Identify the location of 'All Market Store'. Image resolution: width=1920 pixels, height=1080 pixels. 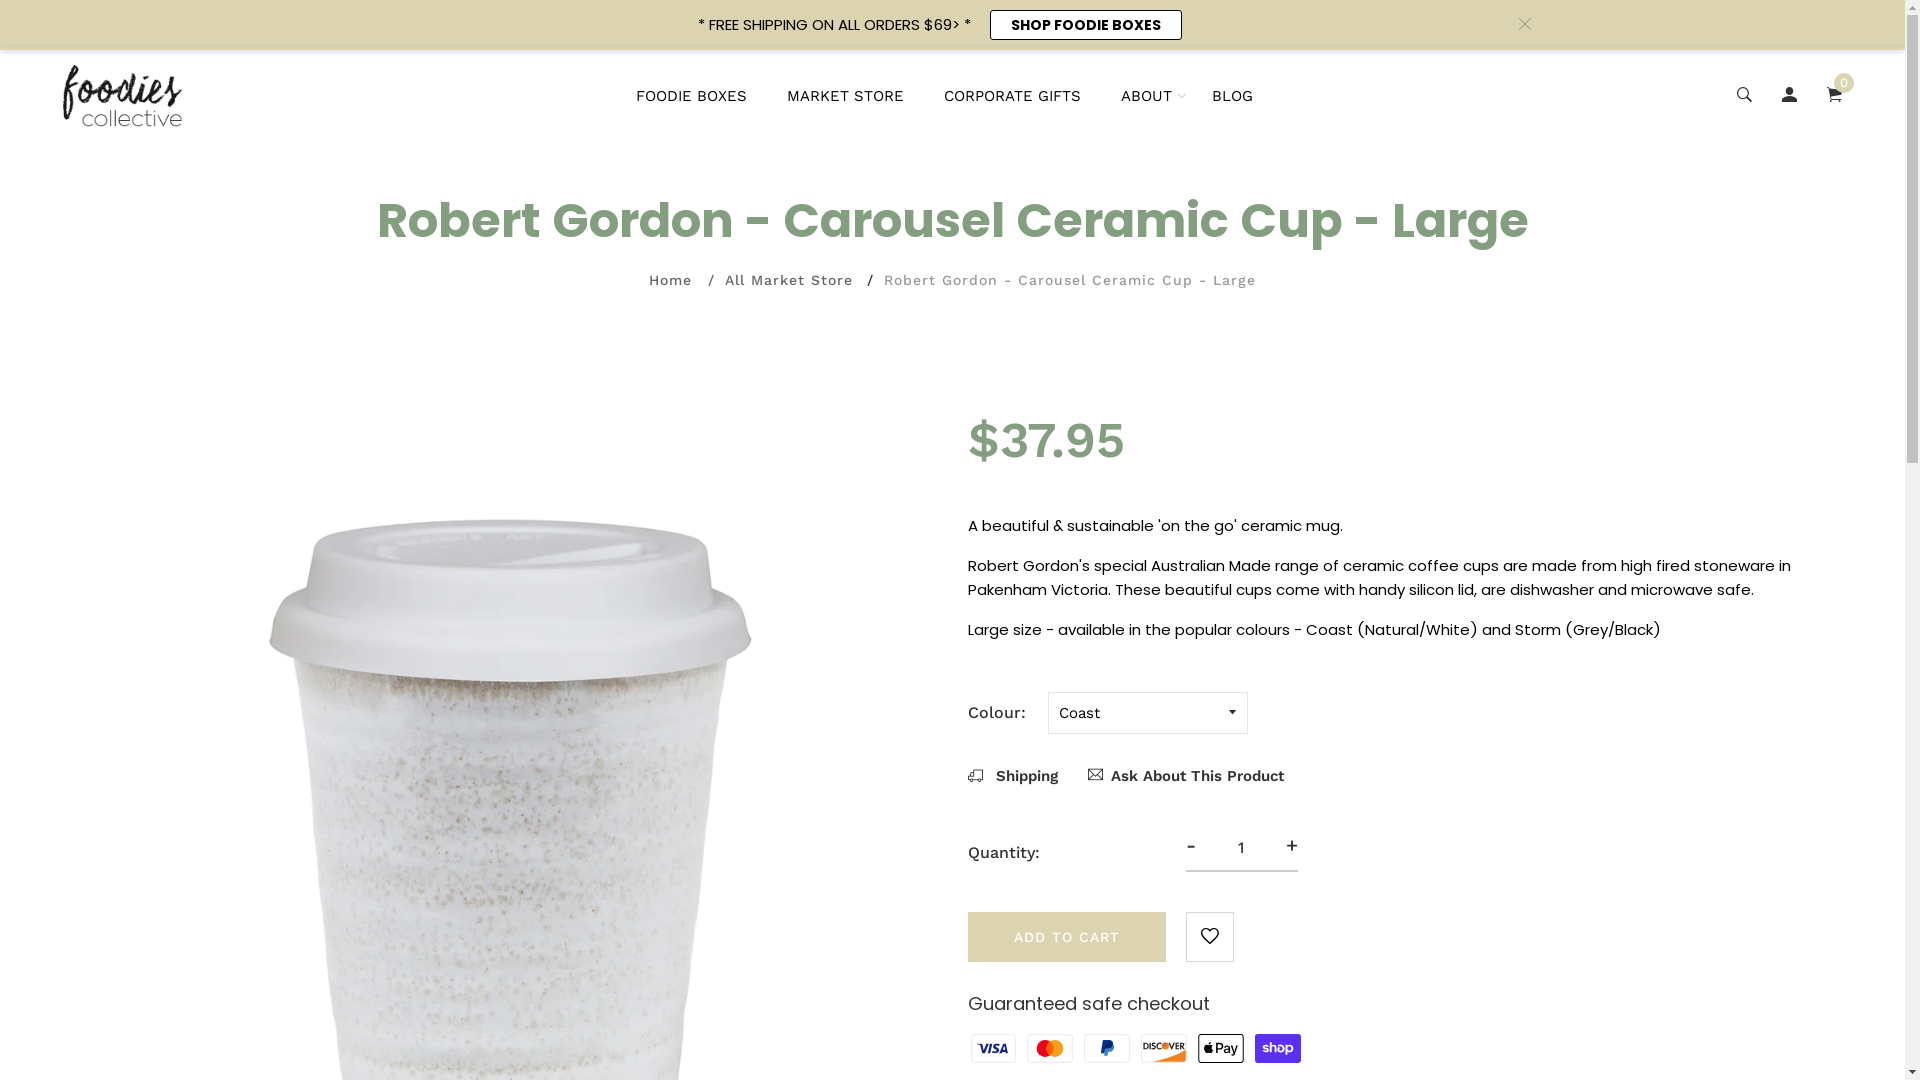
(787, 280).